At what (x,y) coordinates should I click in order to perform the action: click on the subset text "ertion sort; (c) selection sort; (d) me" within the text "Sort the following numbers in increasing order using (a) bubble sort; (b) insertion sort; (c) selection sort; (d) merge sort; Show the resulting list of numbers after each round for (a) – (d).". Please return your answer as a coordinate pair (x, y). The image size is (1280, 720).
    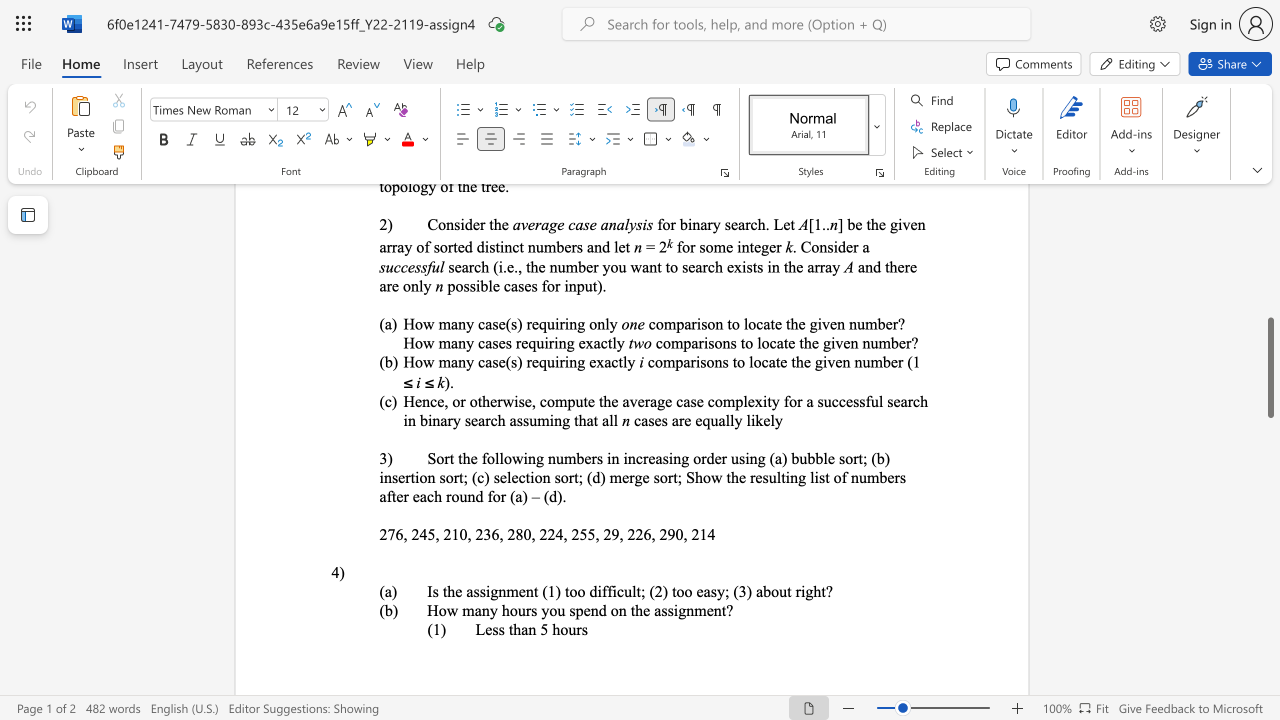
    Looking at the image, I should click on (398, 477).